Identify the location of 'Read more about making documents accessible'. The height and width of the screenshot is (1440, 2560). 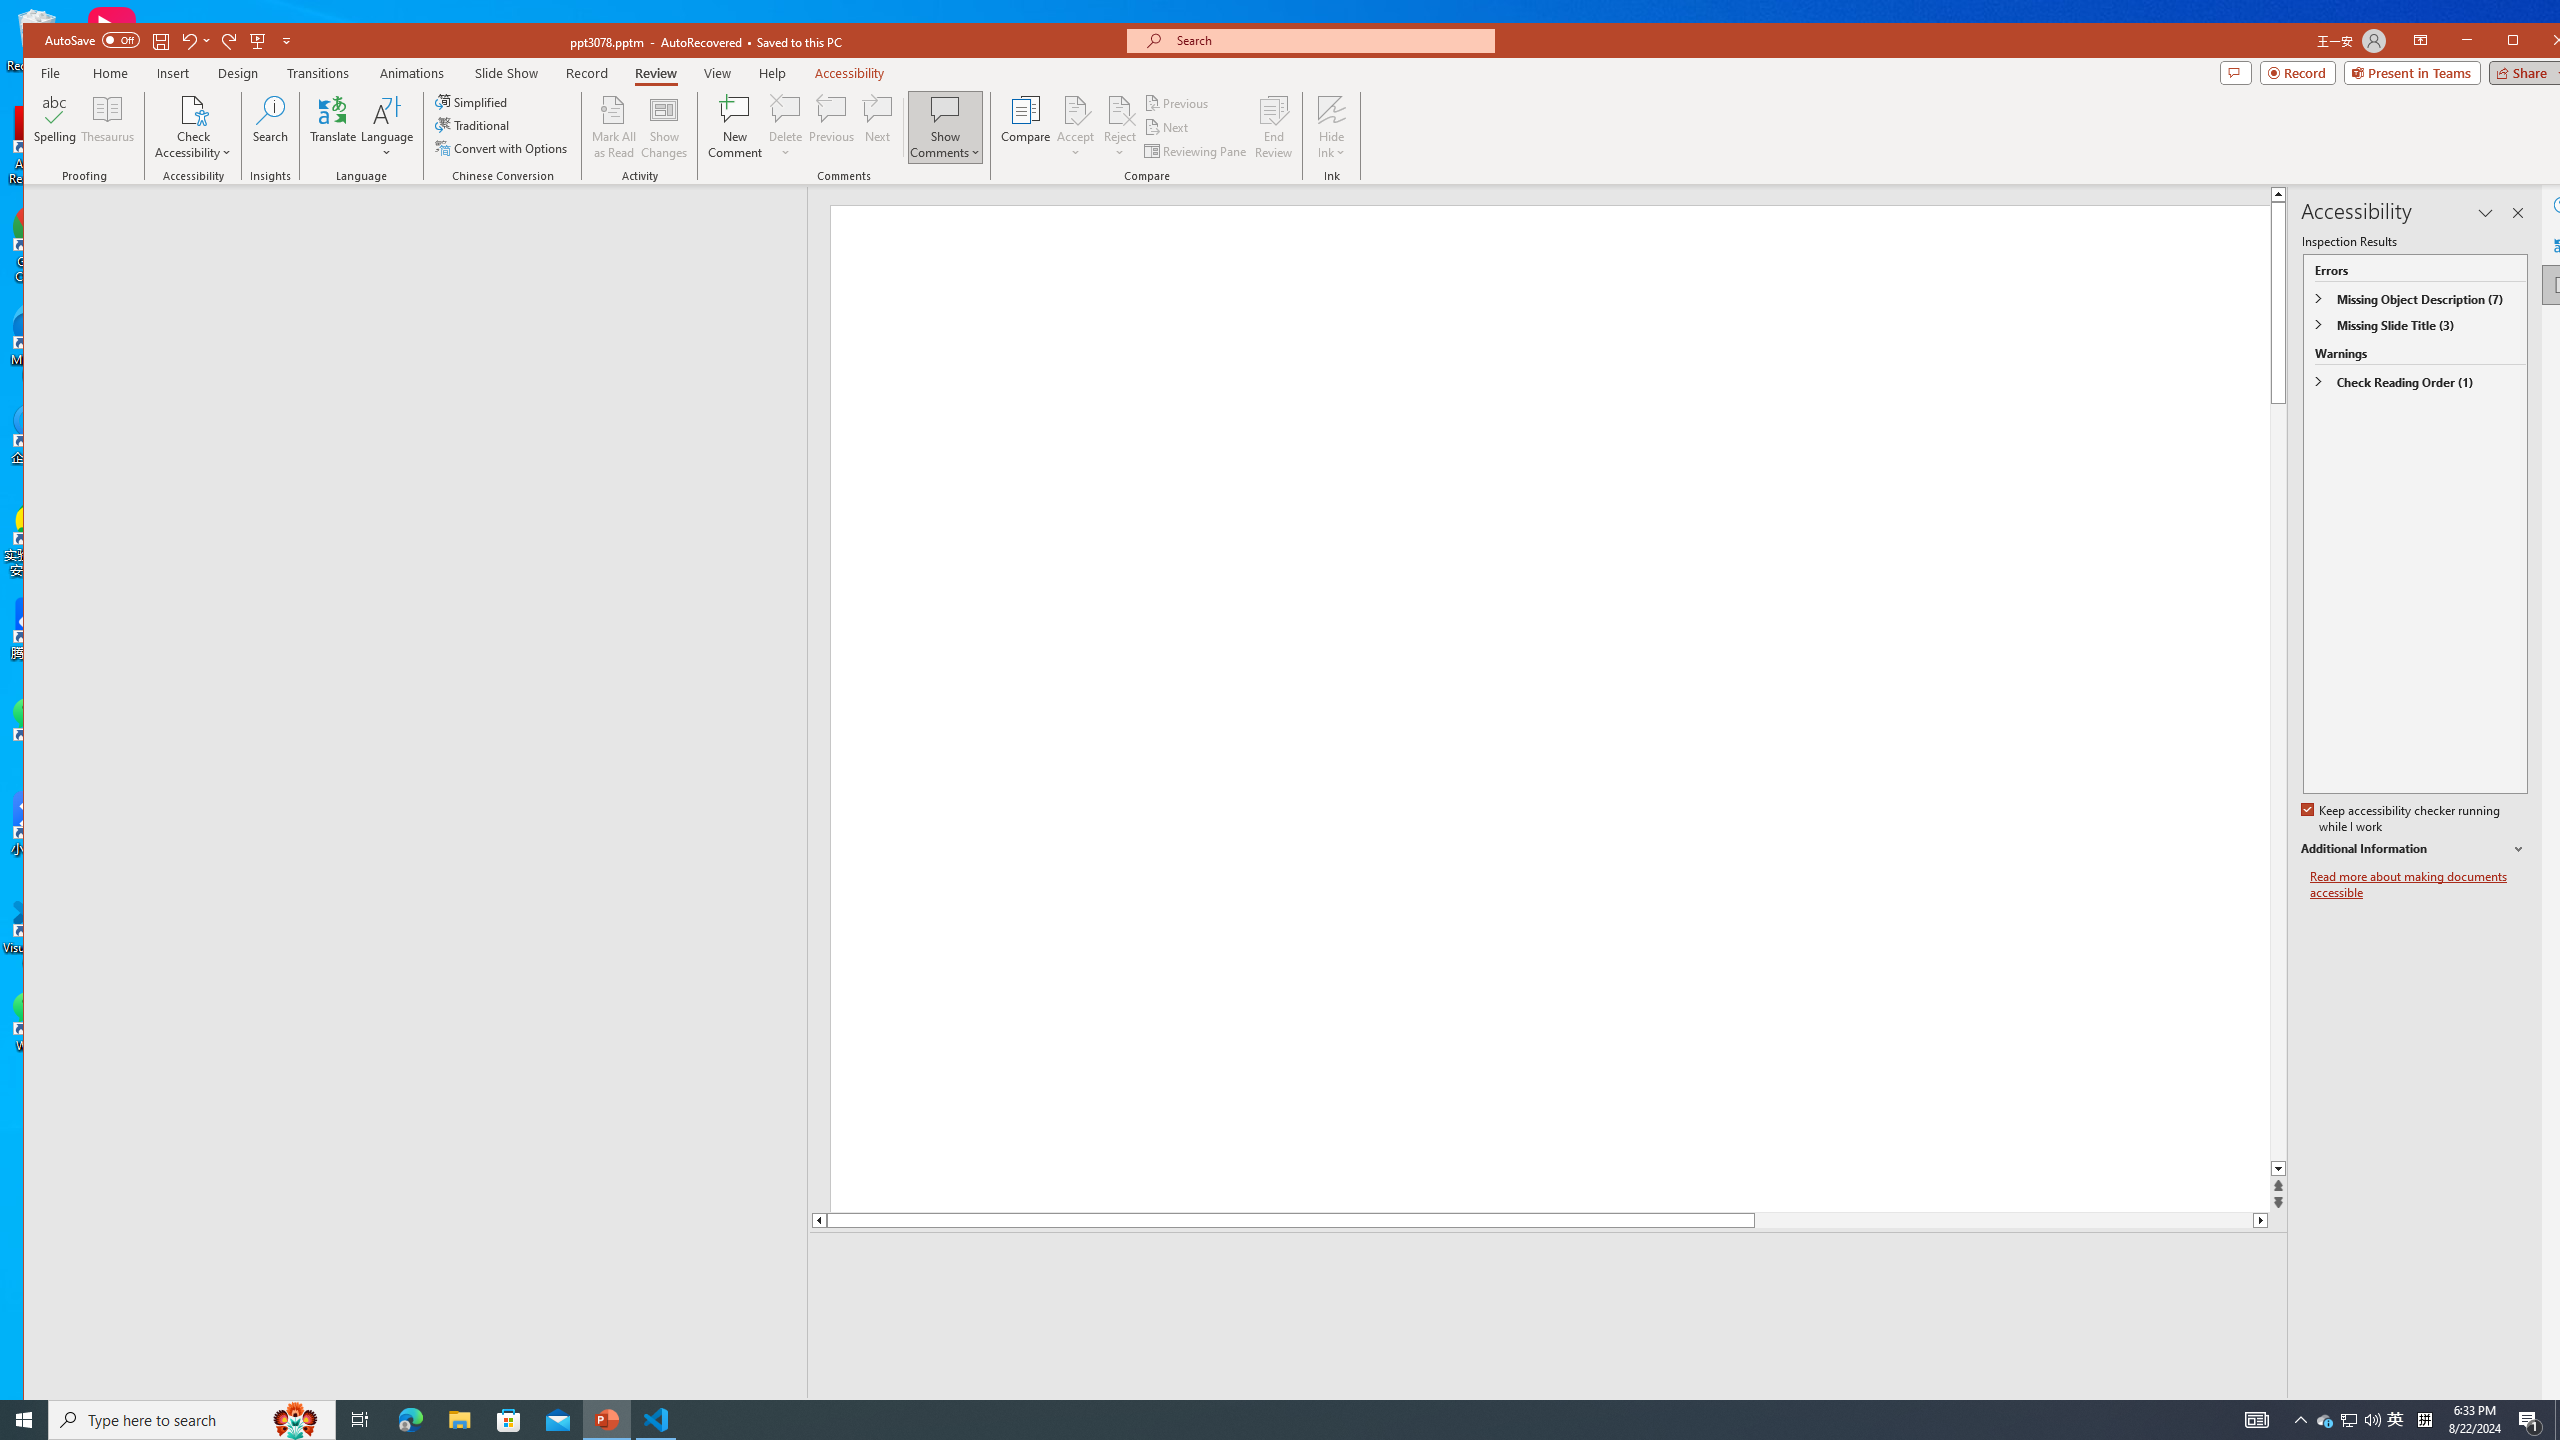
(2418, 884).